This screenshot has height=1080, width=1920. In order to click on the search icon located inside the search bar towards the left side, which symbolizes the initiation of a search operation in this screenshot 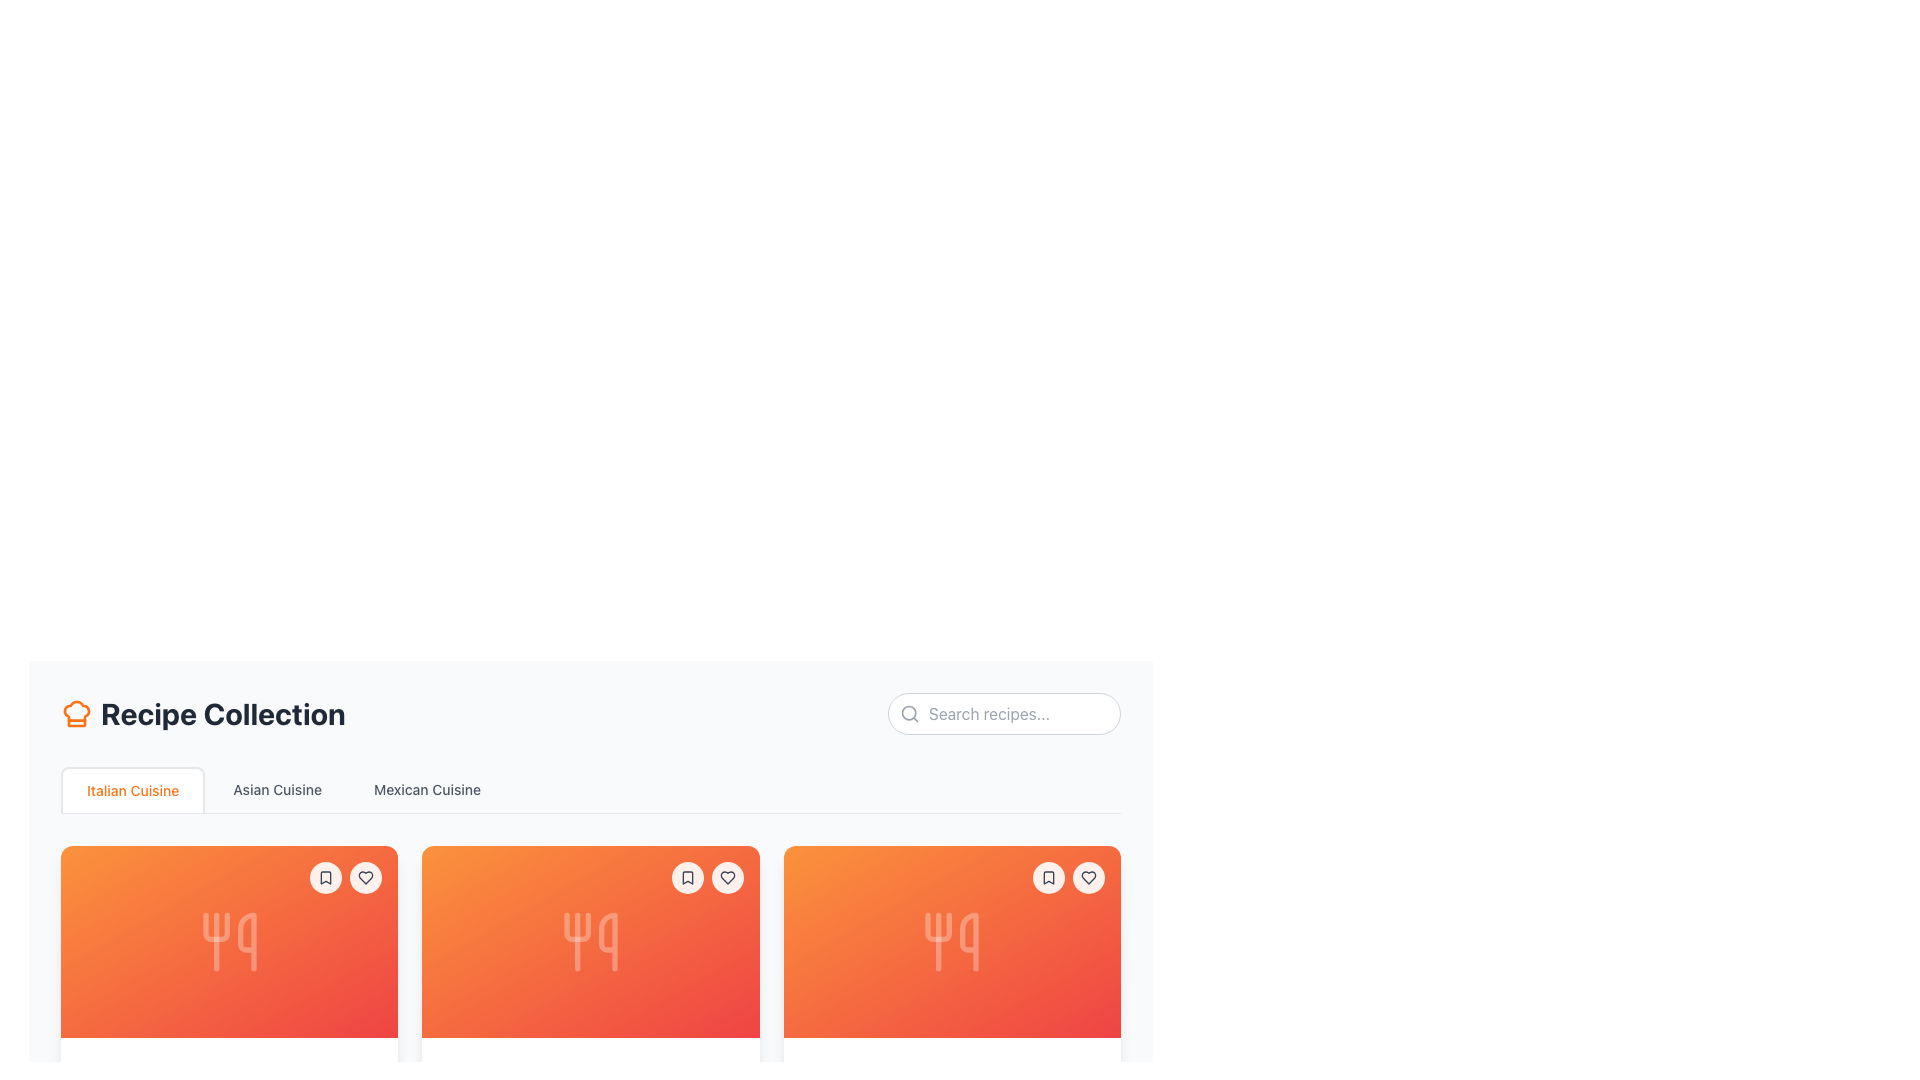, I will do `click(909, 712)`.